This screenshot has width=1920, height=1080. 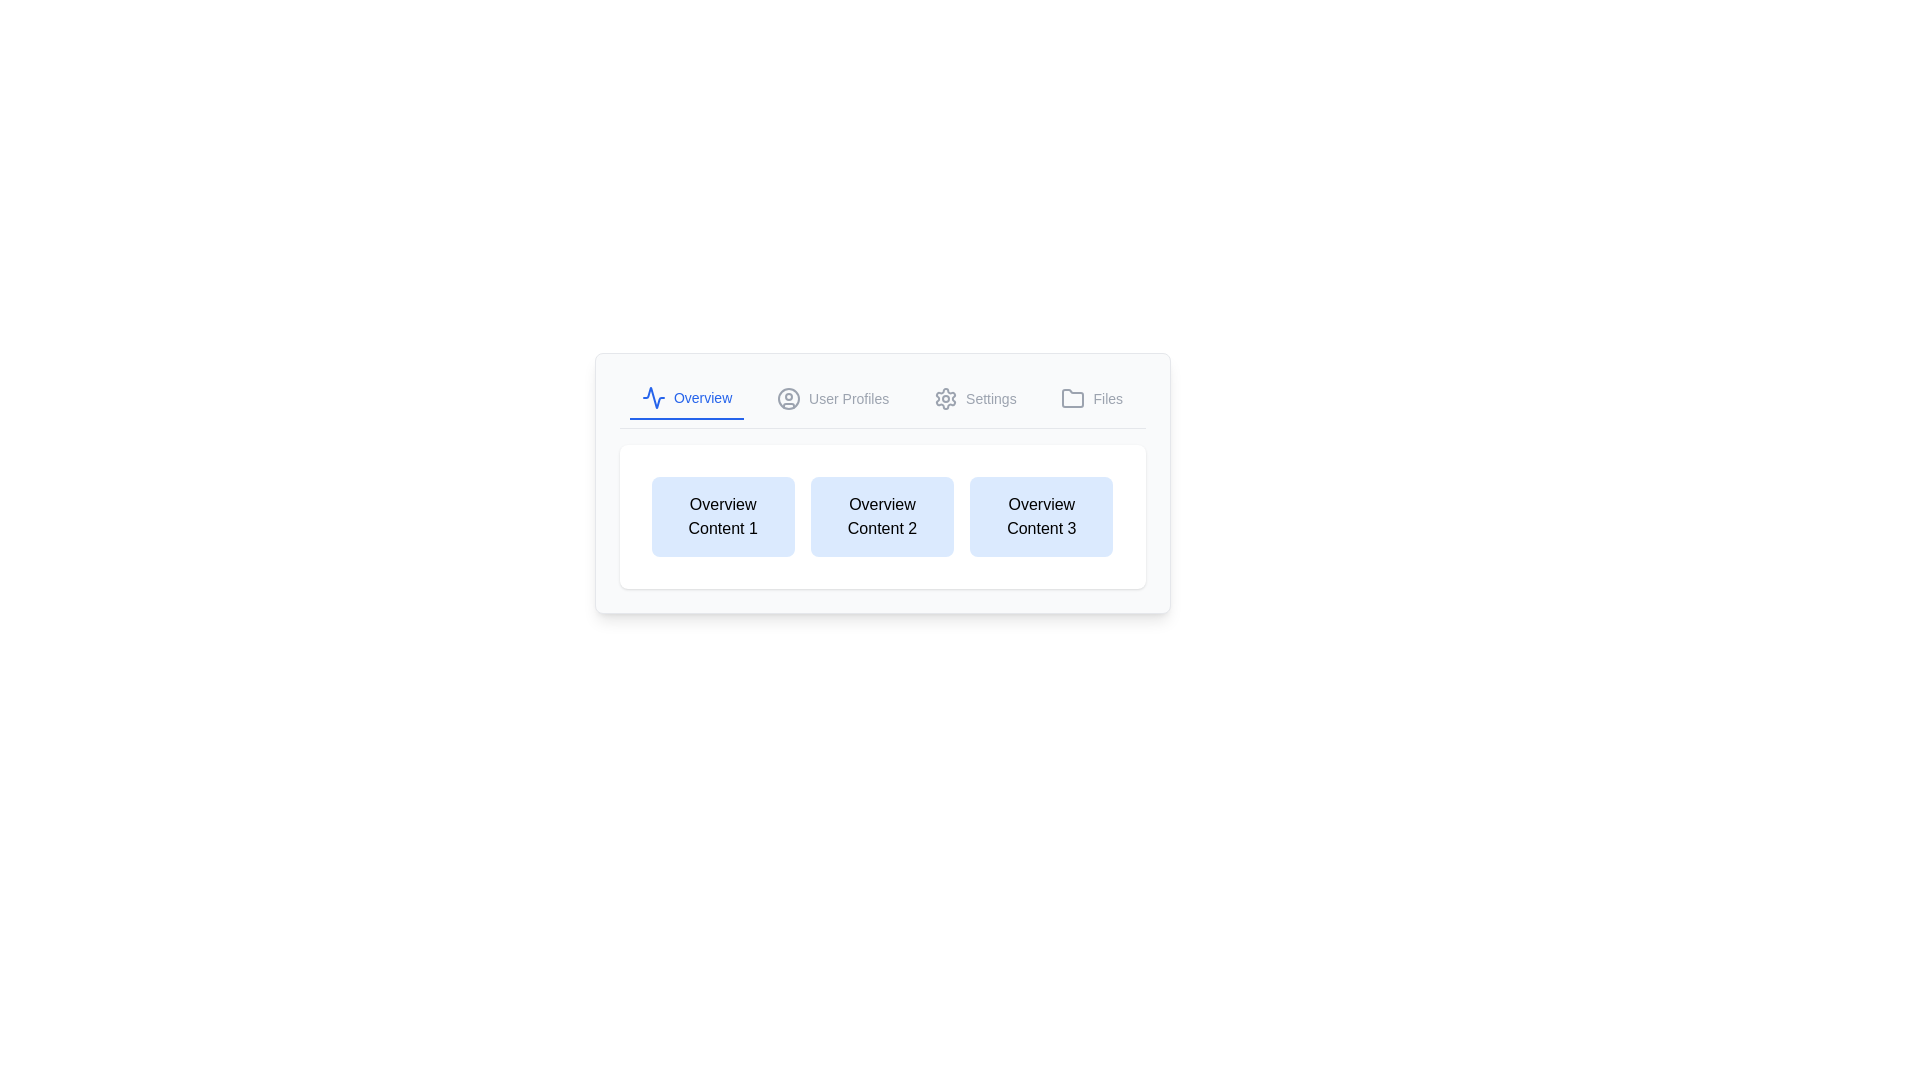 What do you see at coordinates (881, 483) in the screenshot?
I see `the second content card in a row of three items, which serves as a clickable content card for navigation or displaying grouped content` at bounding box center [881, 483].